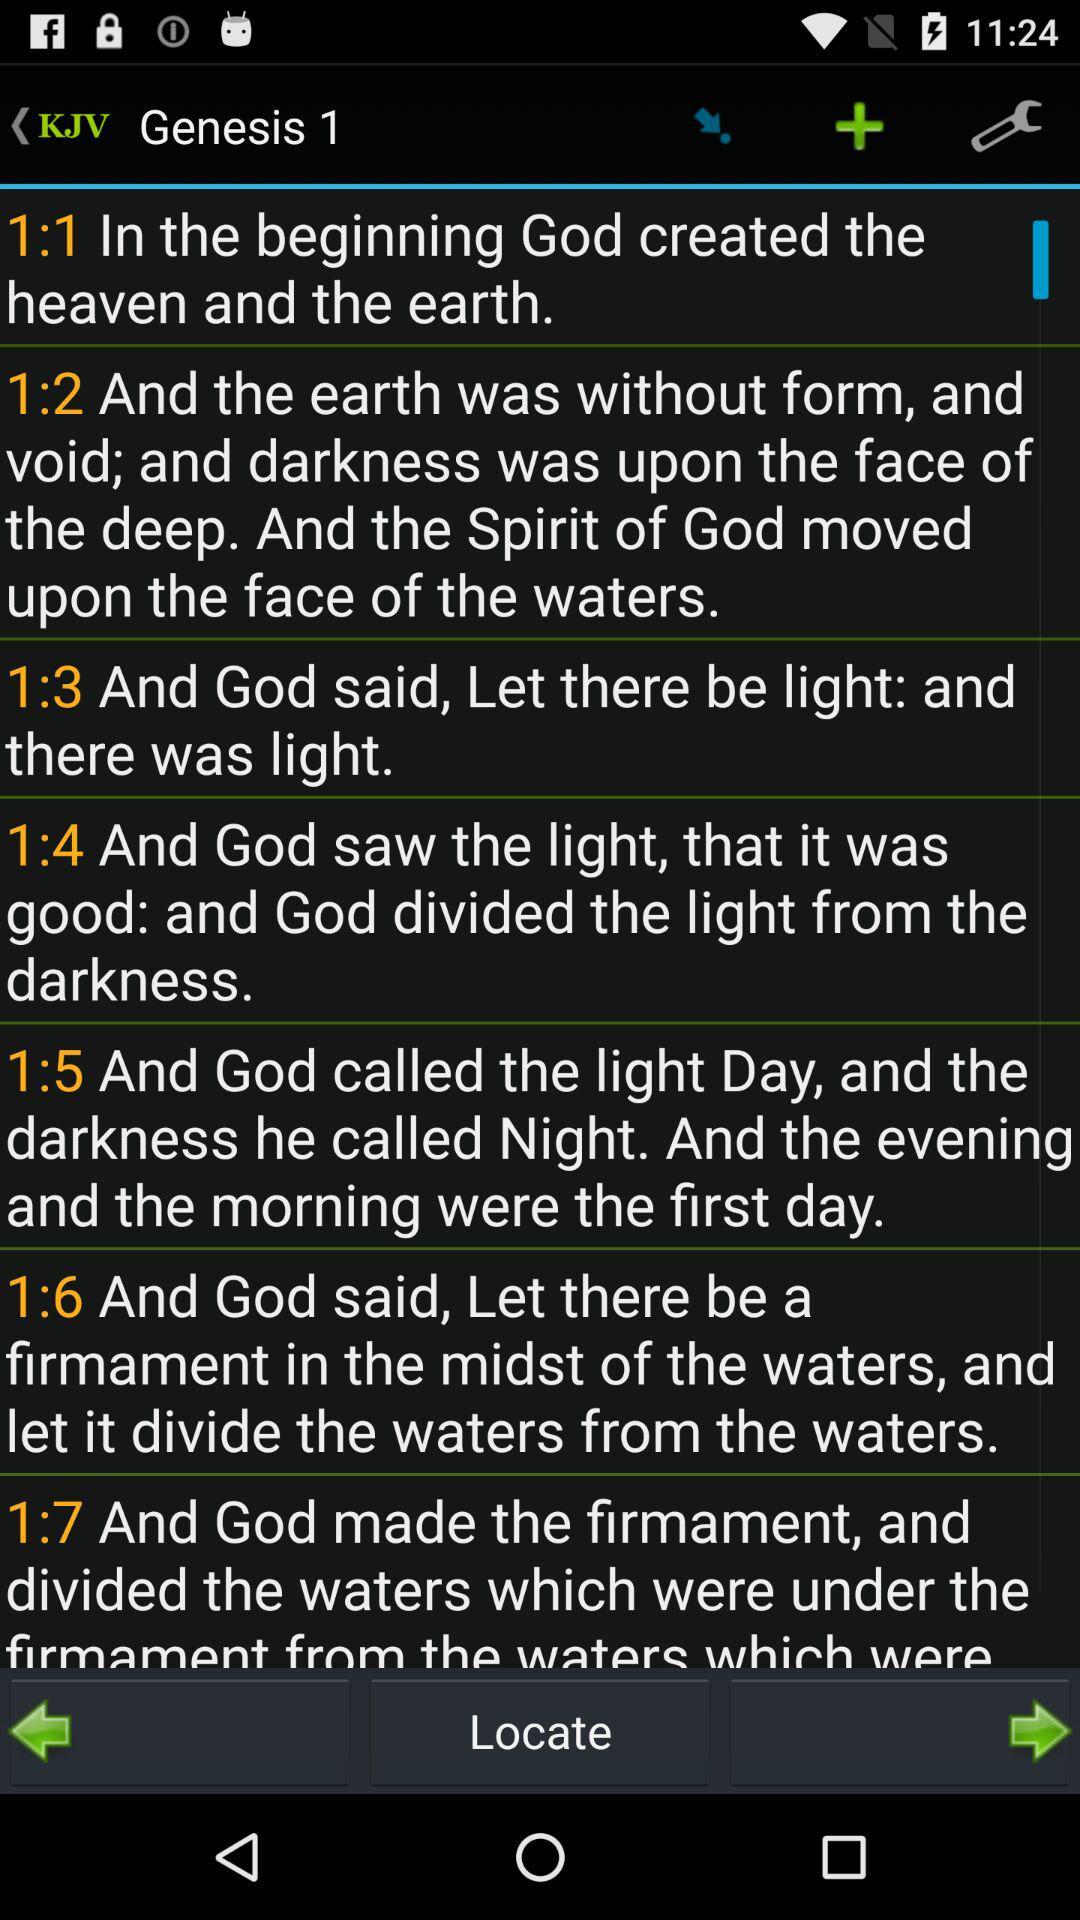 The image size is (1080, 1920). What do you see at coordinates (180, 1730) in the screenshot?
I see `go back` at bounding box center [180, 1730].